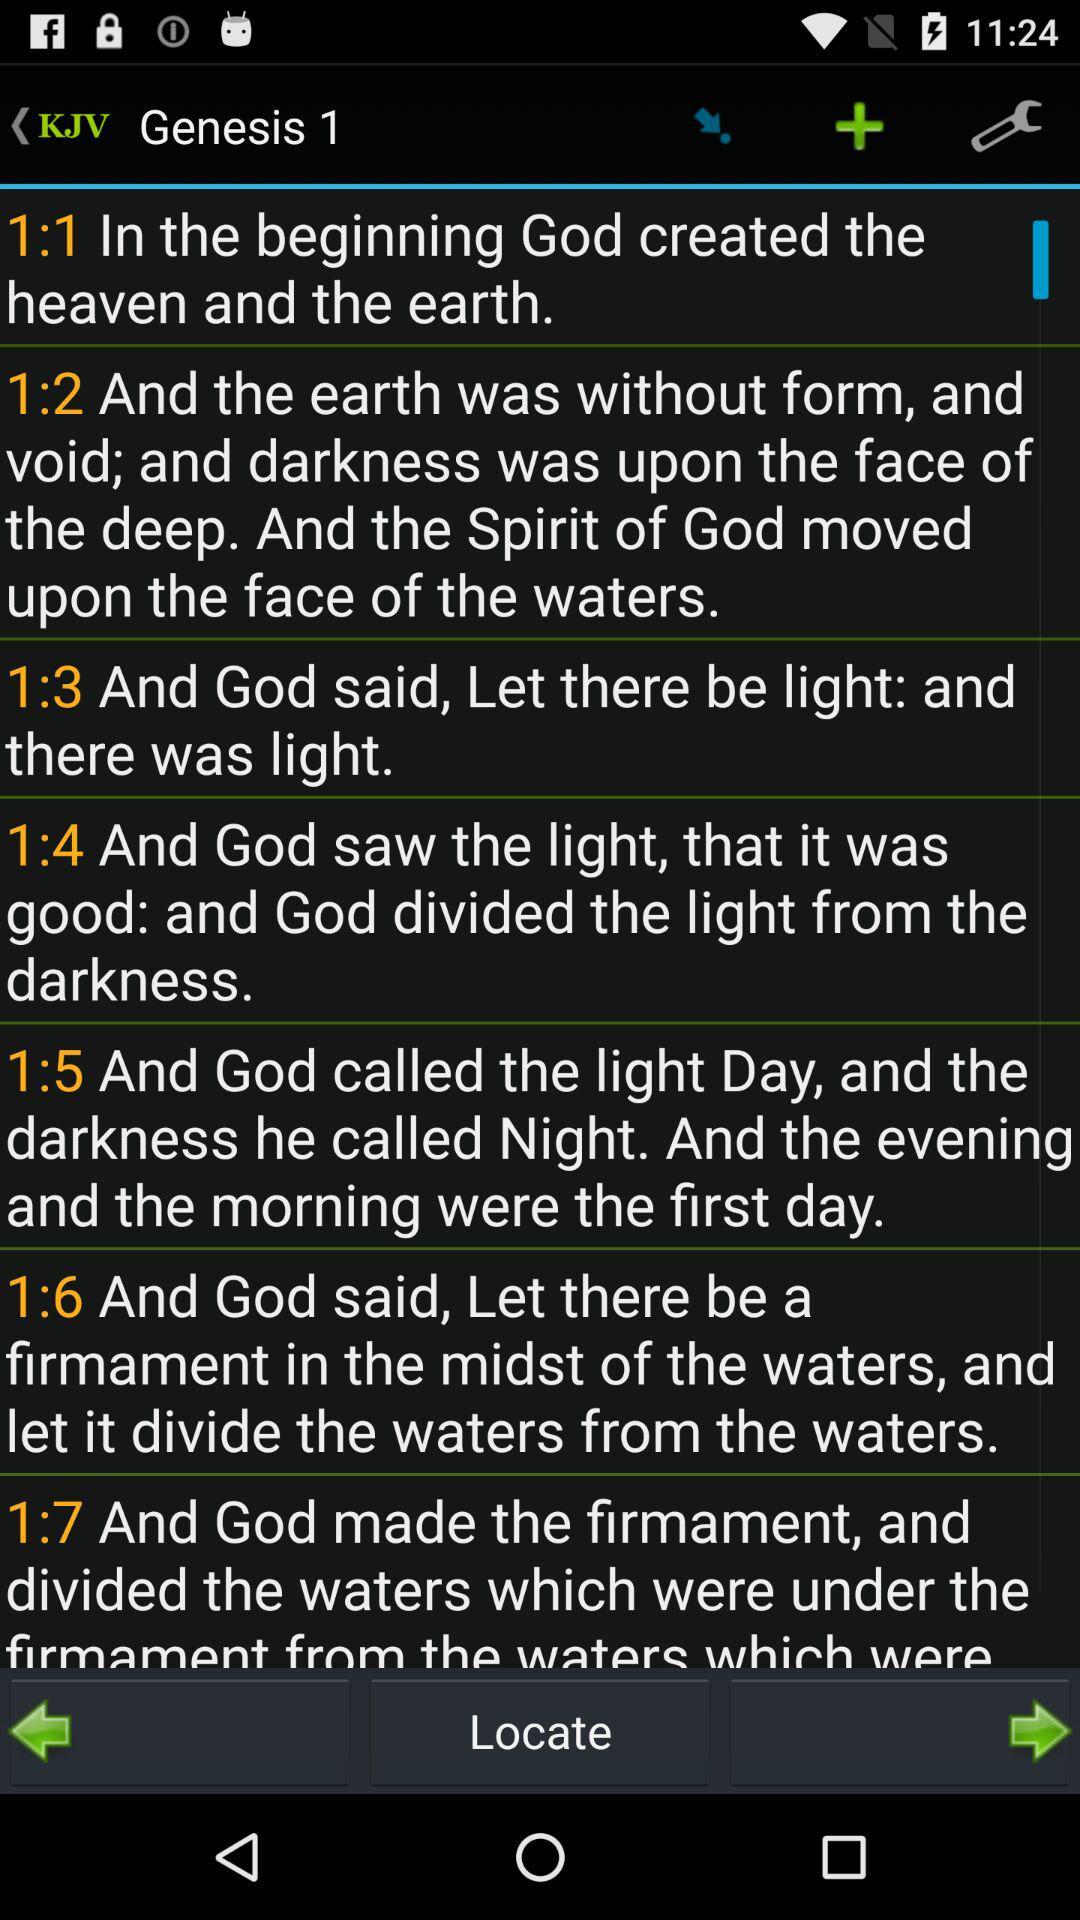 The image size is (1080, 1920). What do you see at coordinates (180, 1730) in the screenshot?
I see `go back` at bounding box center [180, 1730].